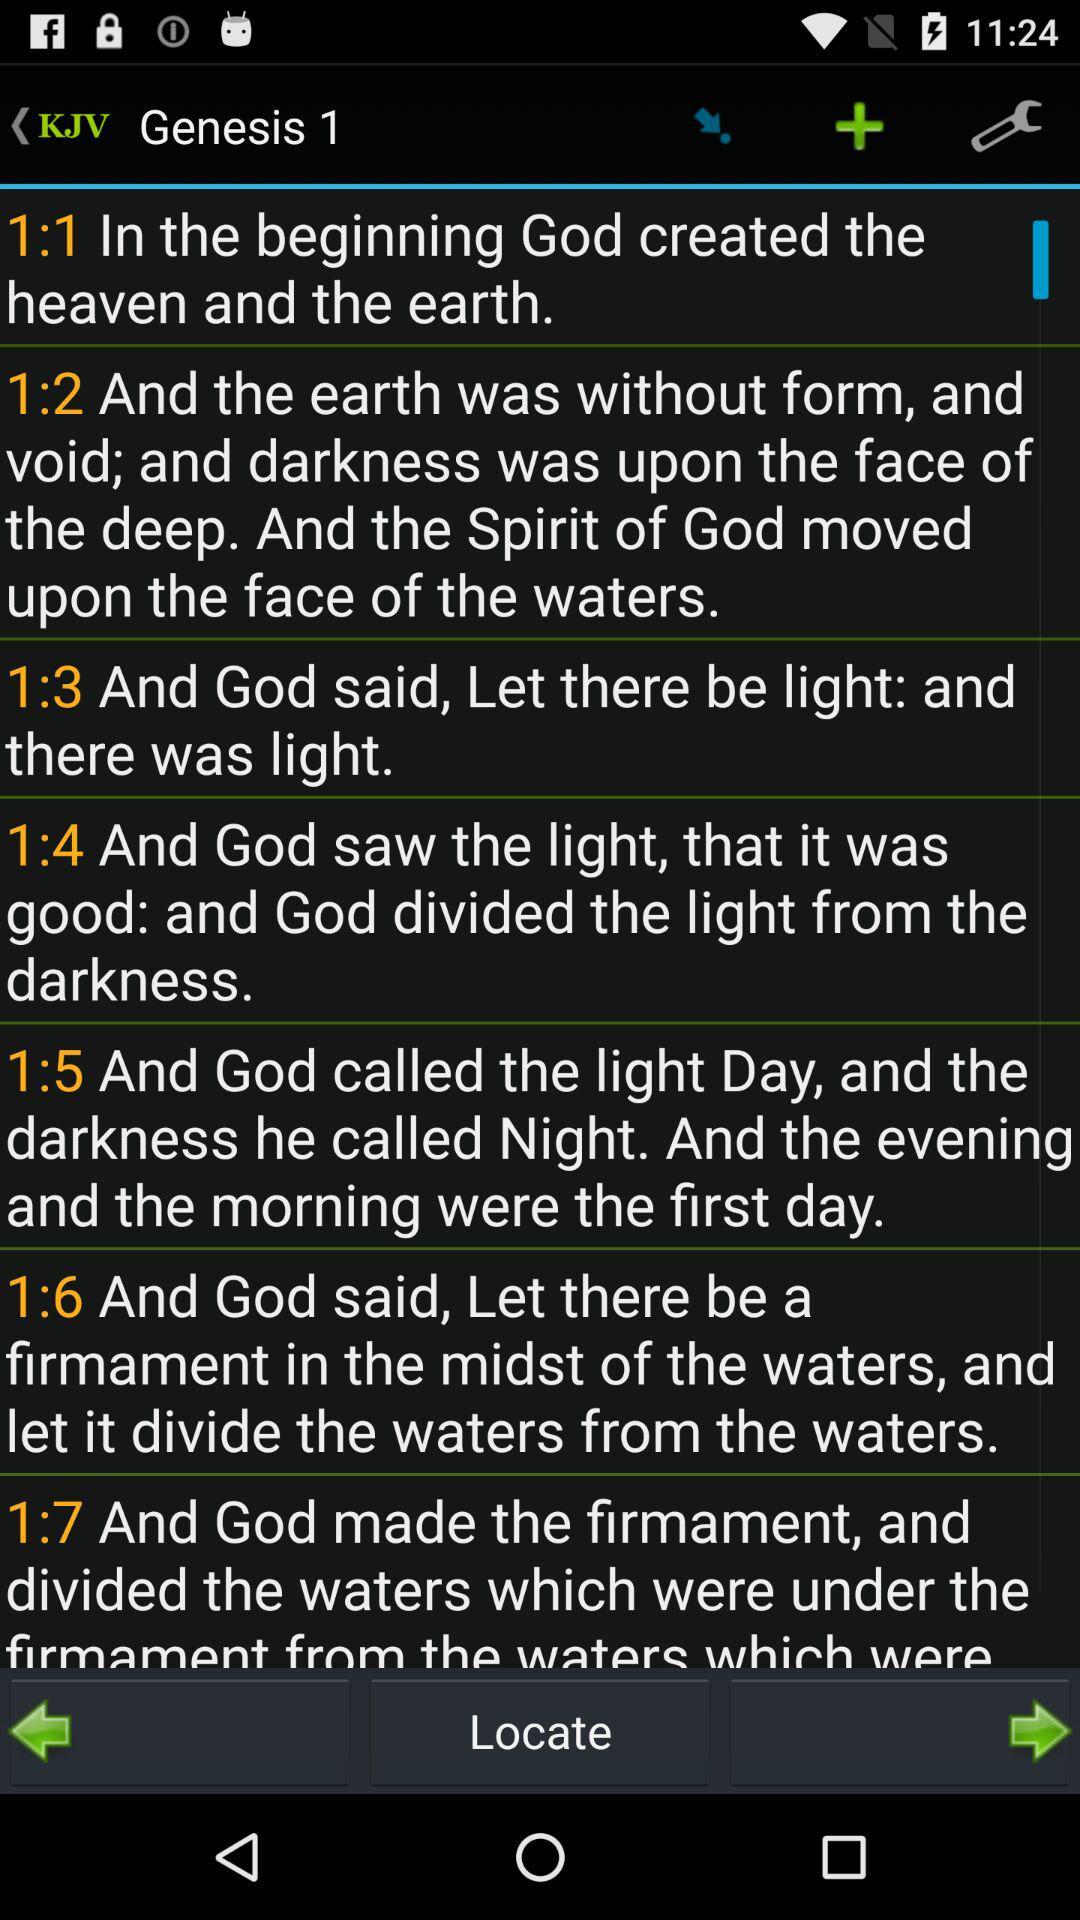 The image size is (1080, 1920). What do you see at coordinates (180, 1730) in the screenshot?
I see `go back` at bounding box center [180, 1730].